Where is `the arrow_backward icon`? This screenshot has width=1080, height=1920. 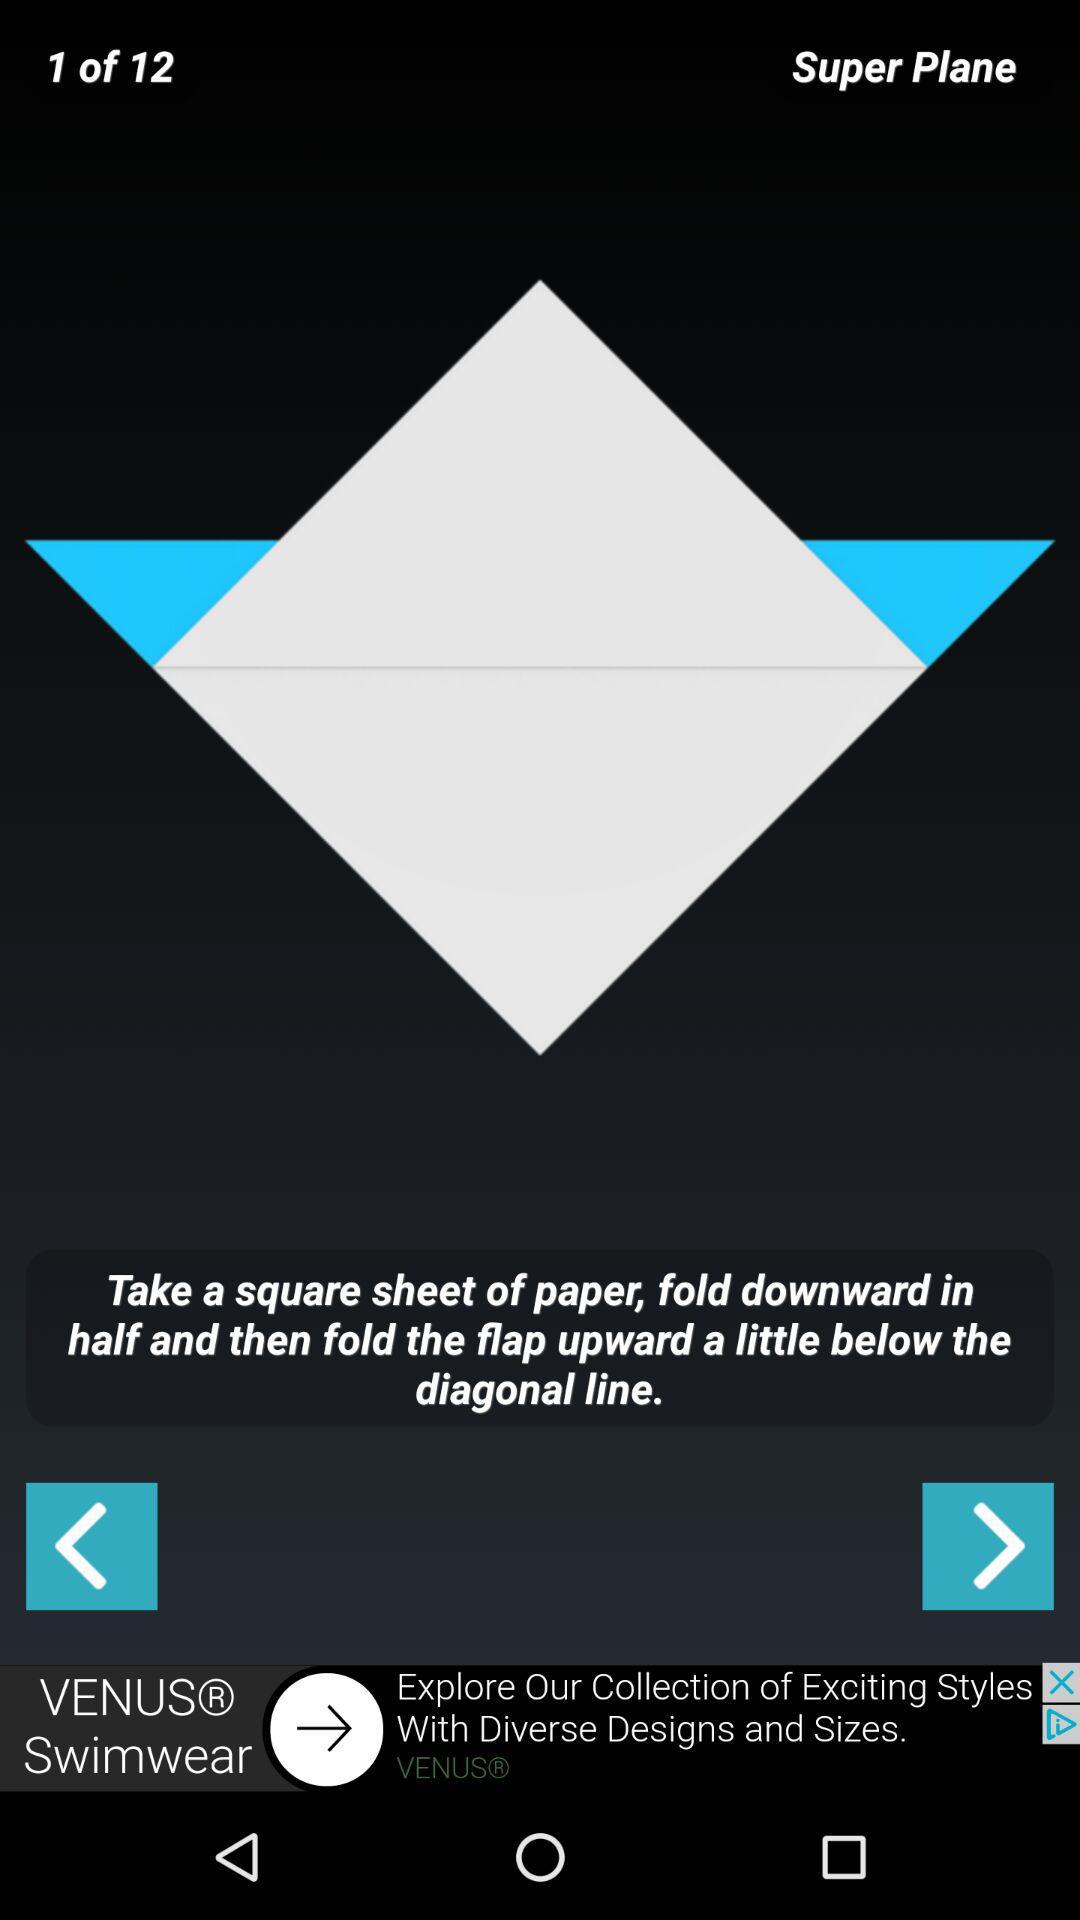
the arrow_backward icon is located at coordinates (91, 1655).